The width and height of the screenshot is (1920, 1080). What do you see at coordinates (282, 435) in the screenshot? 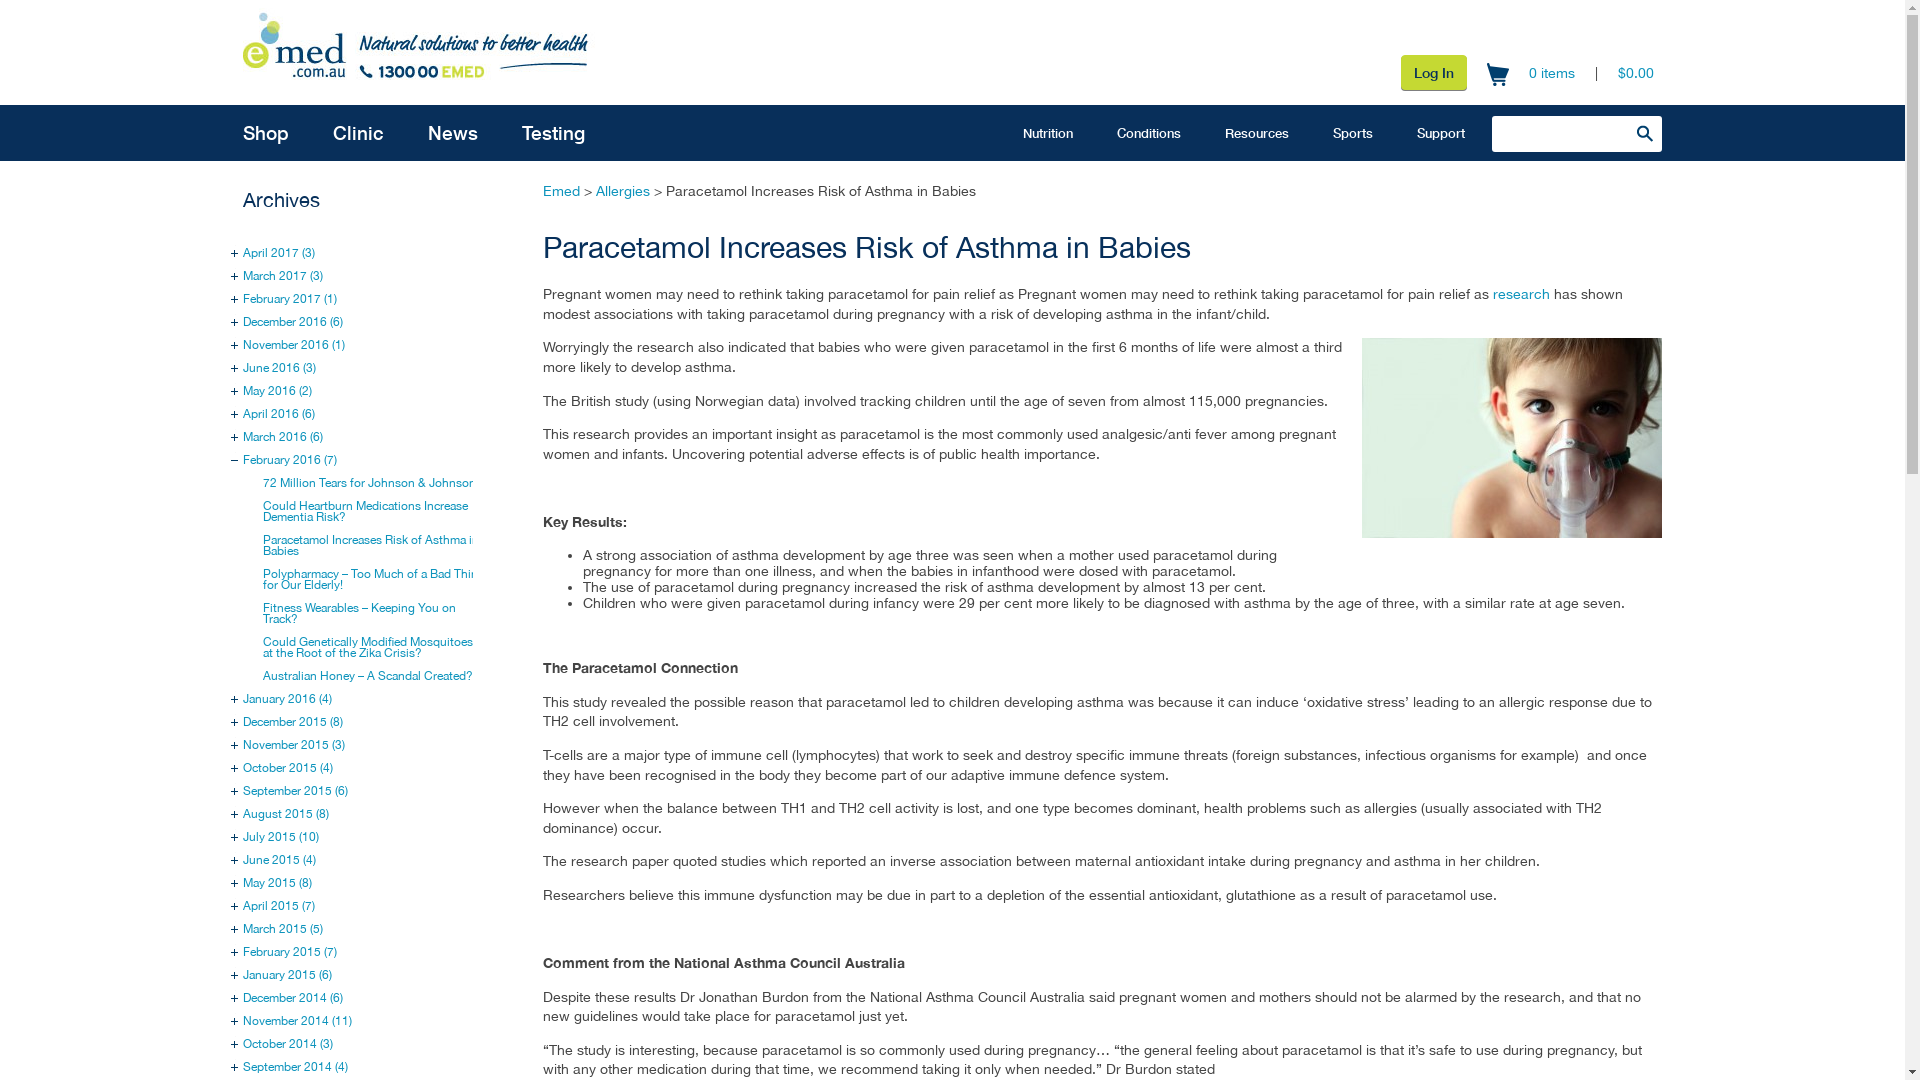
I see `'March 2016 (6)'` at bounding box center [282, 435].